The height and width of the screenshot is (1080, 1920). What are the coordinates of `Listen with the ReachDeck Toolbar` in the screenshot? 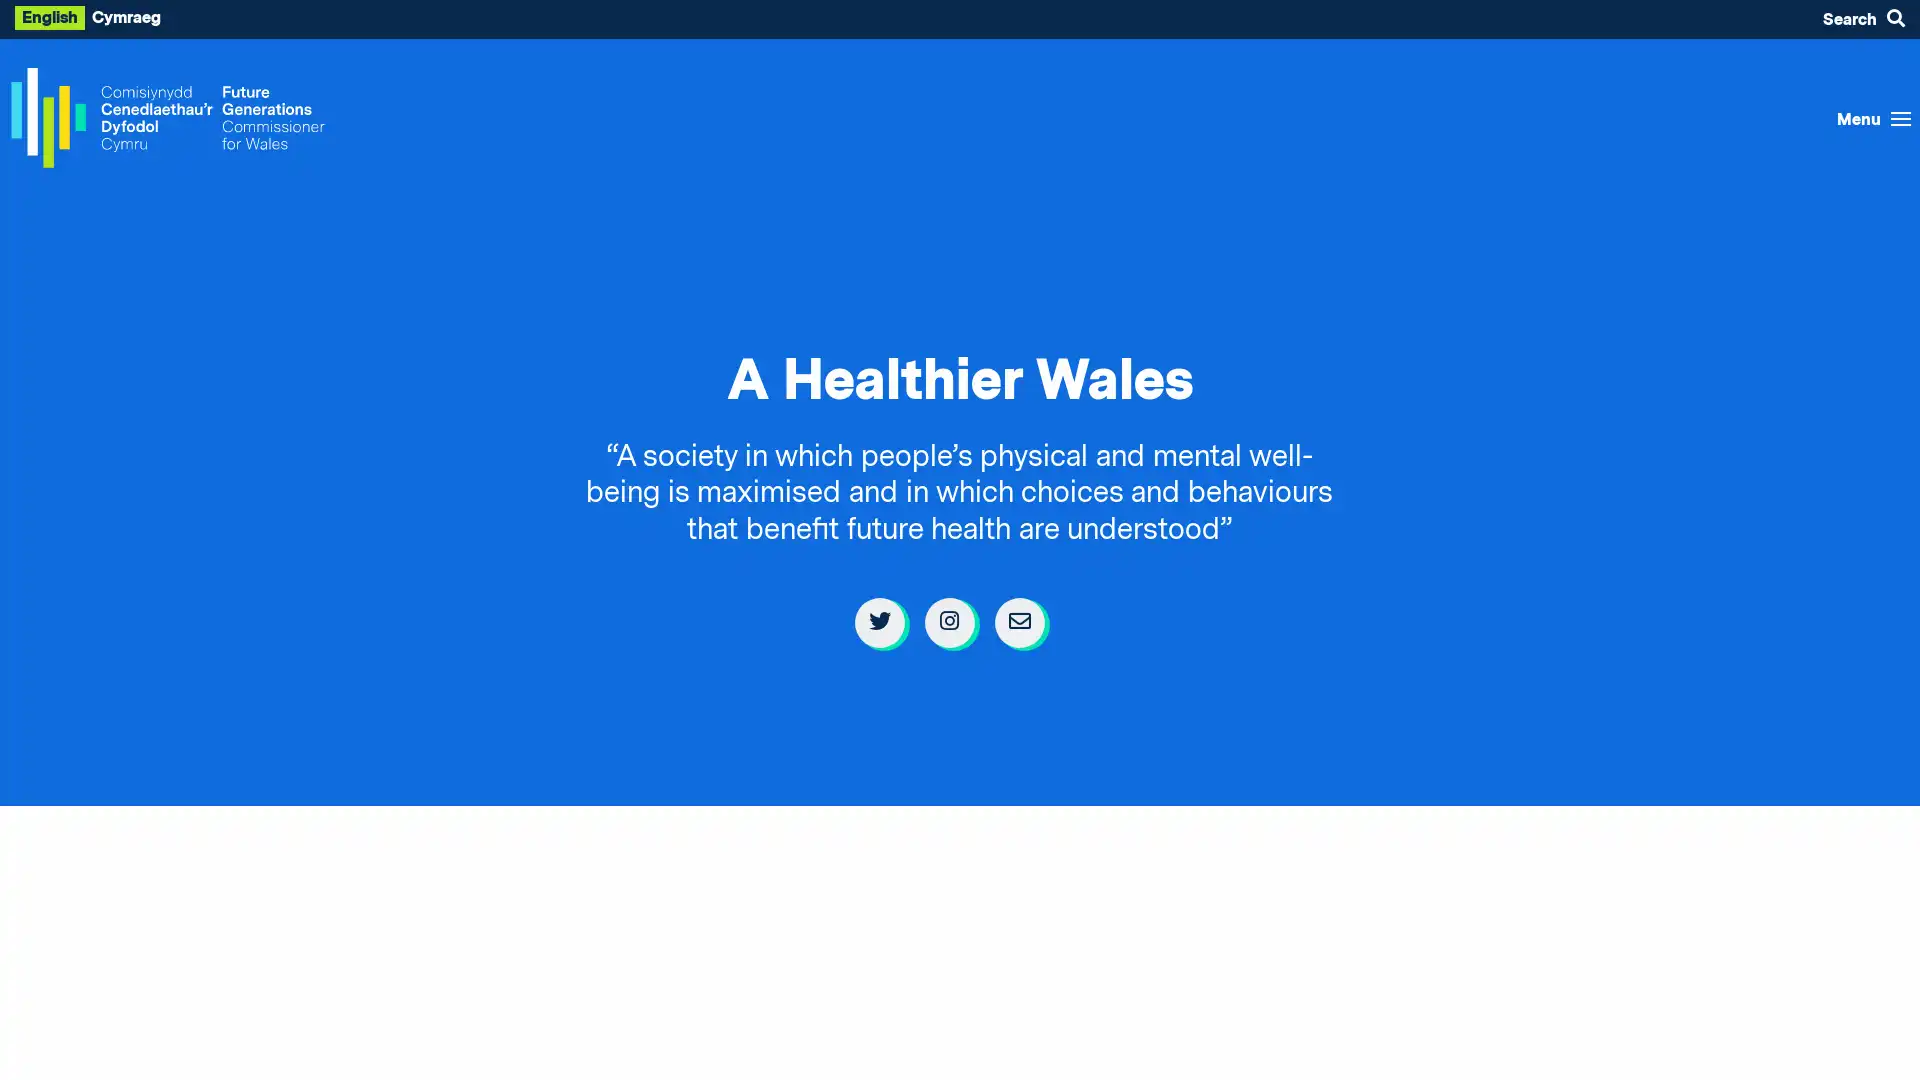 It's located at (1866, 1030).